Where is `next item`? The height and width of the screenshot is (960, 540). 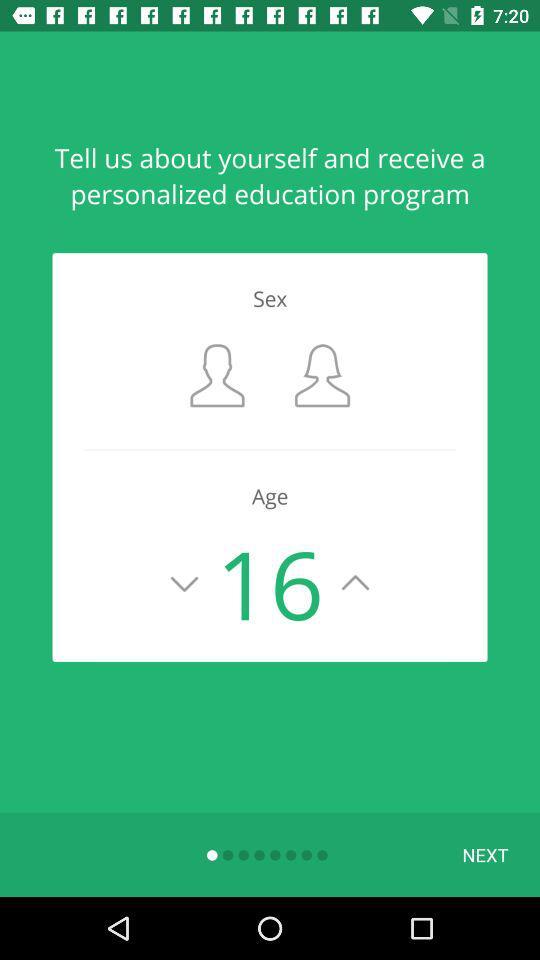 next item is located at coordinates (484, 853).